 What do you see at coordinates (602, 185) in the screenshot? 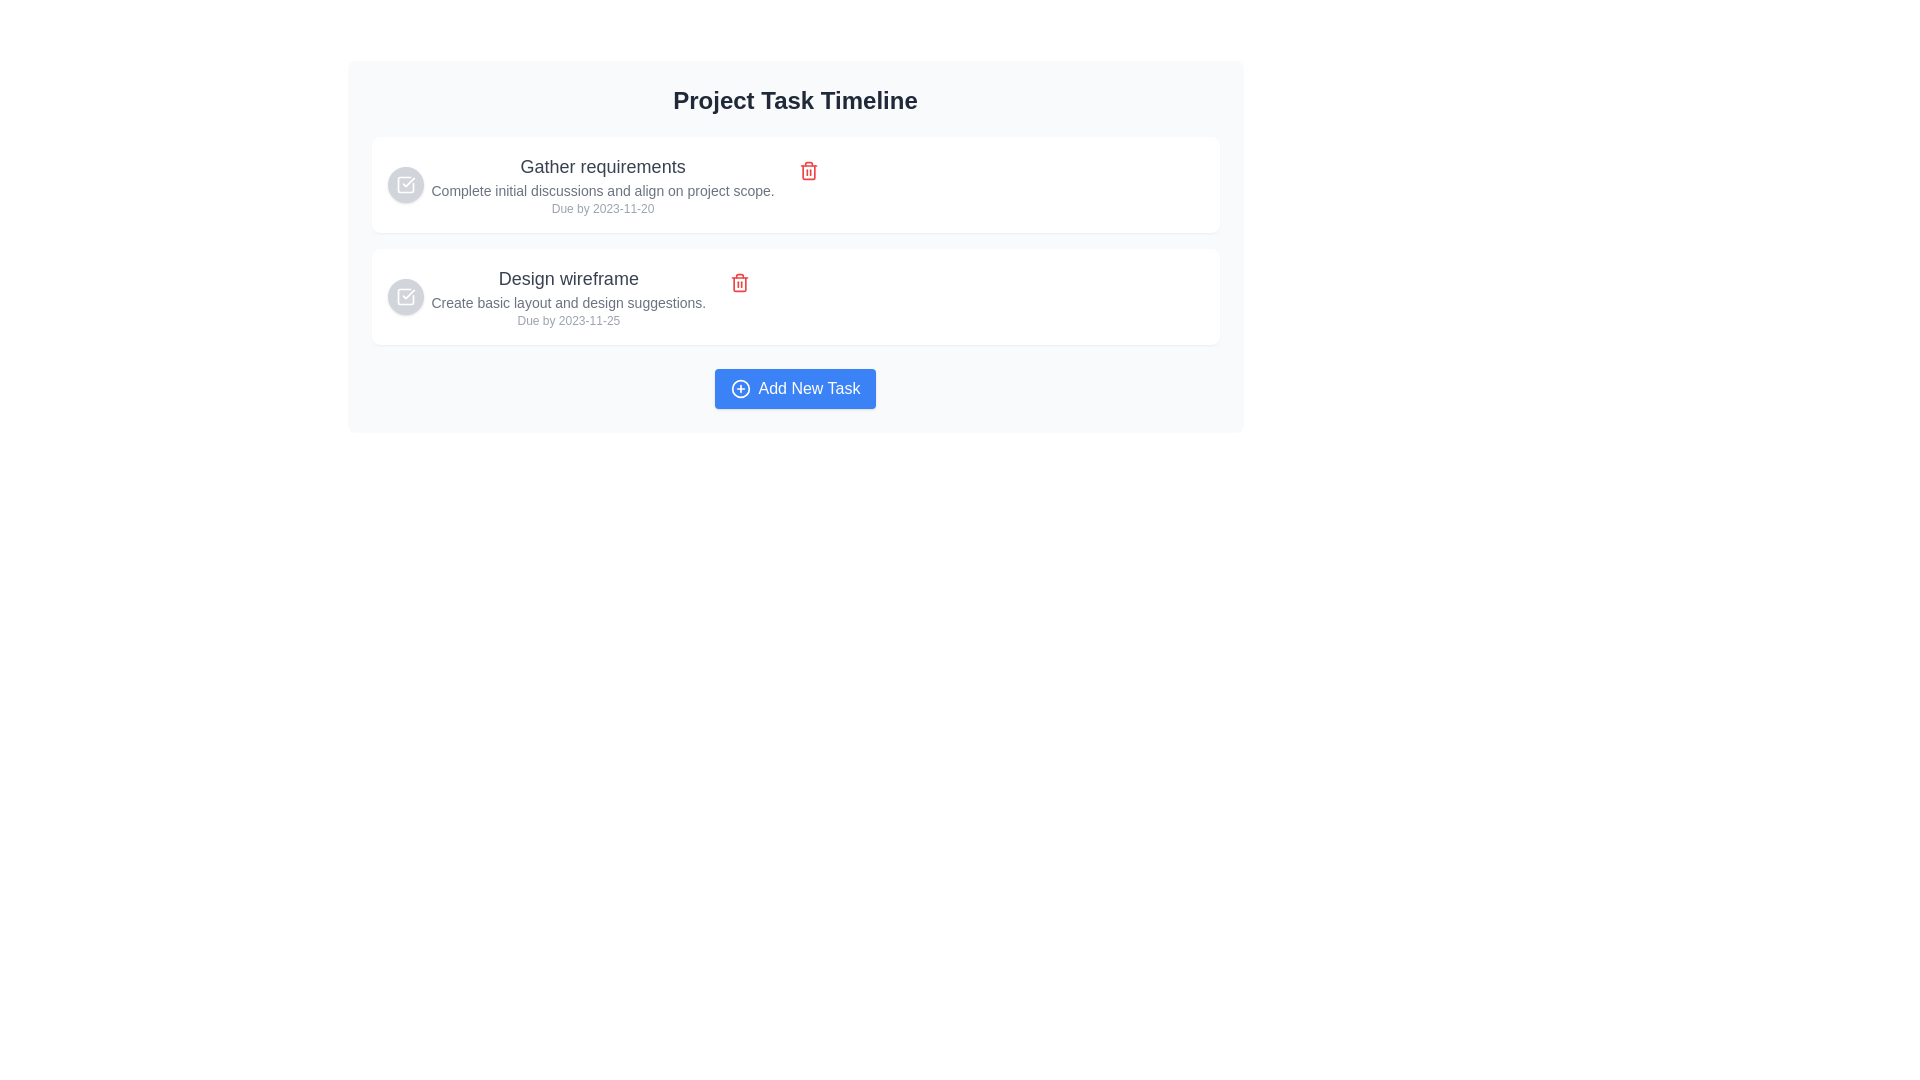
I see `the Task Information Block that provides task details and a due date` at bounding box center [602, 185].